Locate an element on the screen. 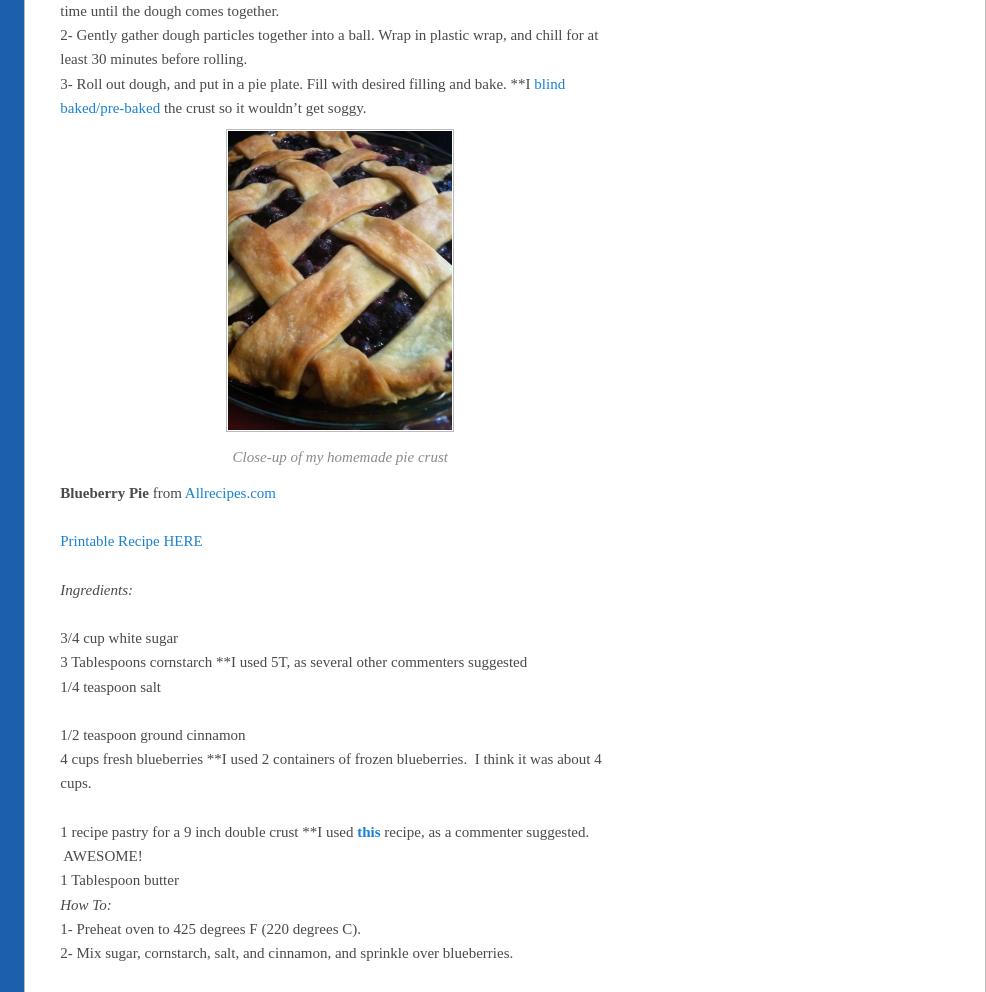 The width and height of the screenshot is (986, 992). '3 Tablespoons cornstarch **I used 5T, as several other commenters suggested' is located at coordinates (293, 661).